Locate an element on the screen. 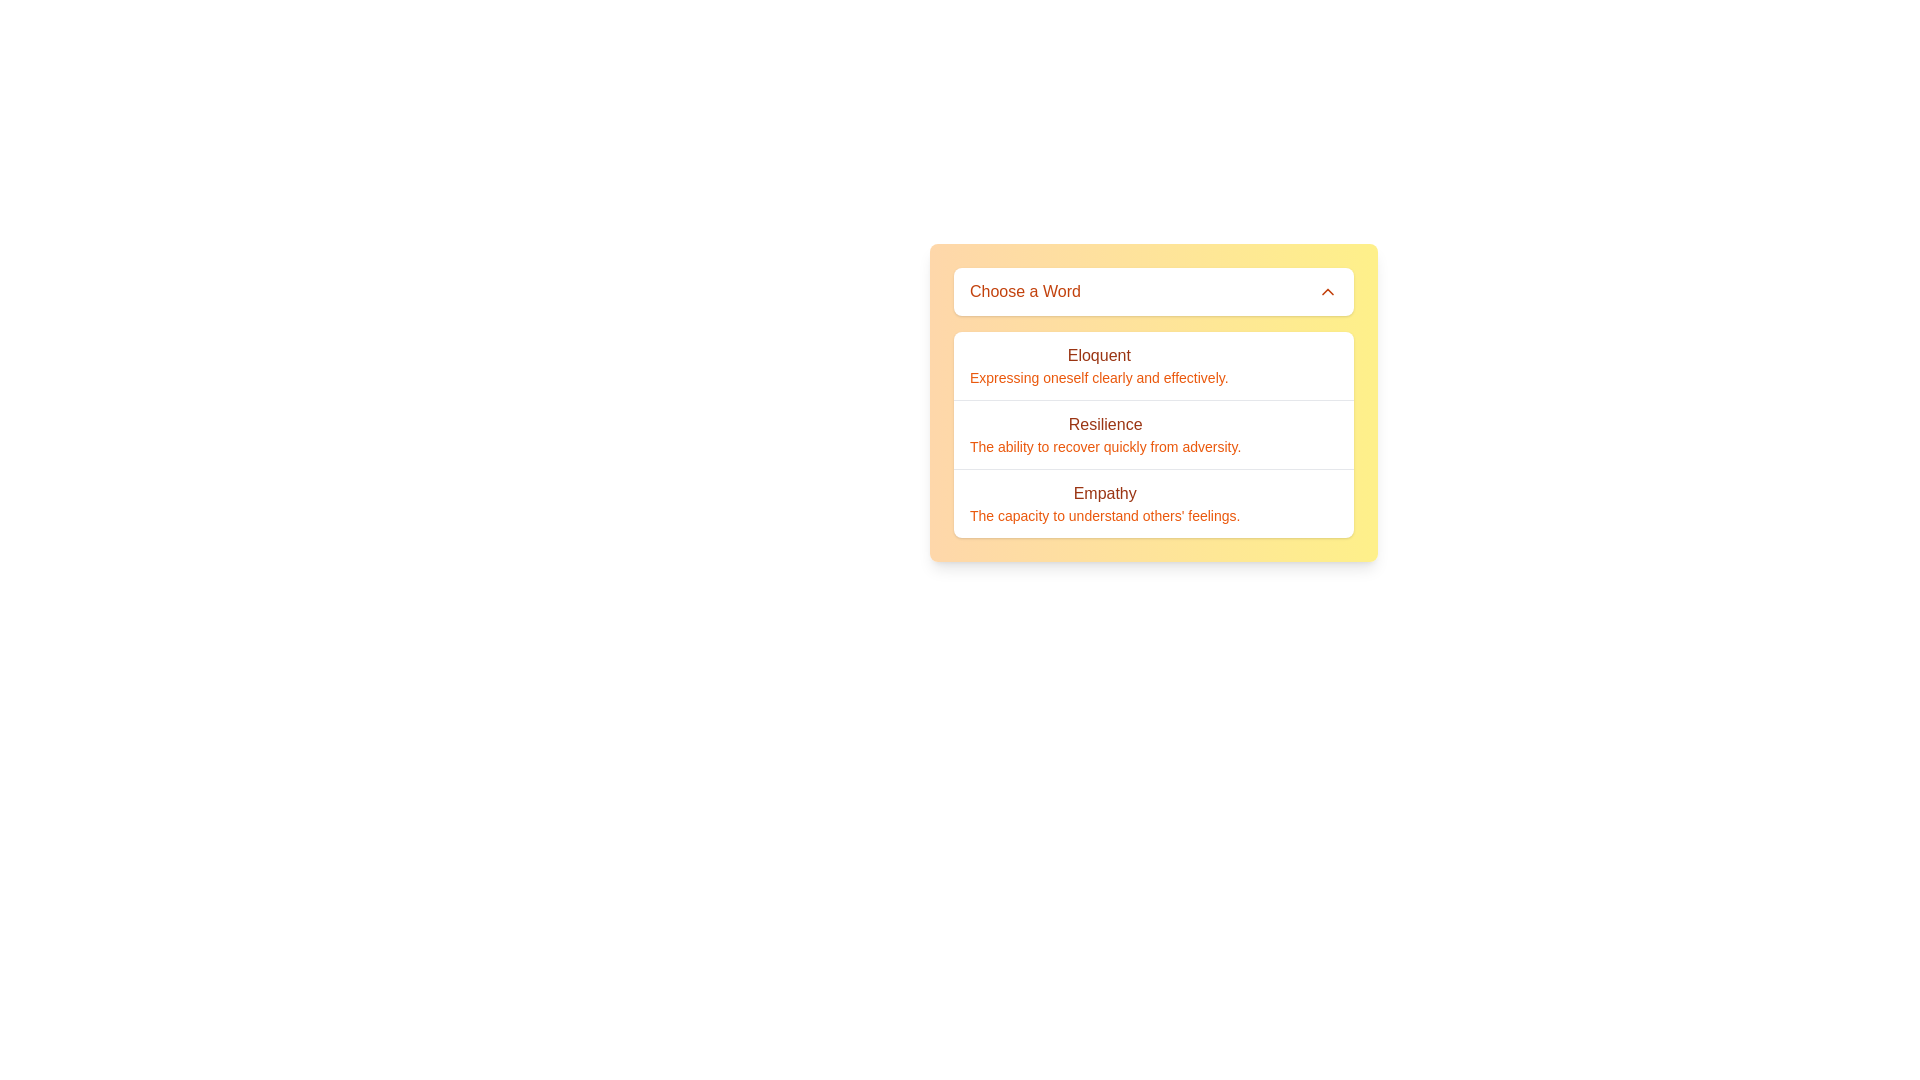  the text element providing a brief explanation of the term 'Empathy' located within the dropdown menu with a yellow gradient background, positioned below the entry 'Empathy' is located at coordinates (1104, 515).